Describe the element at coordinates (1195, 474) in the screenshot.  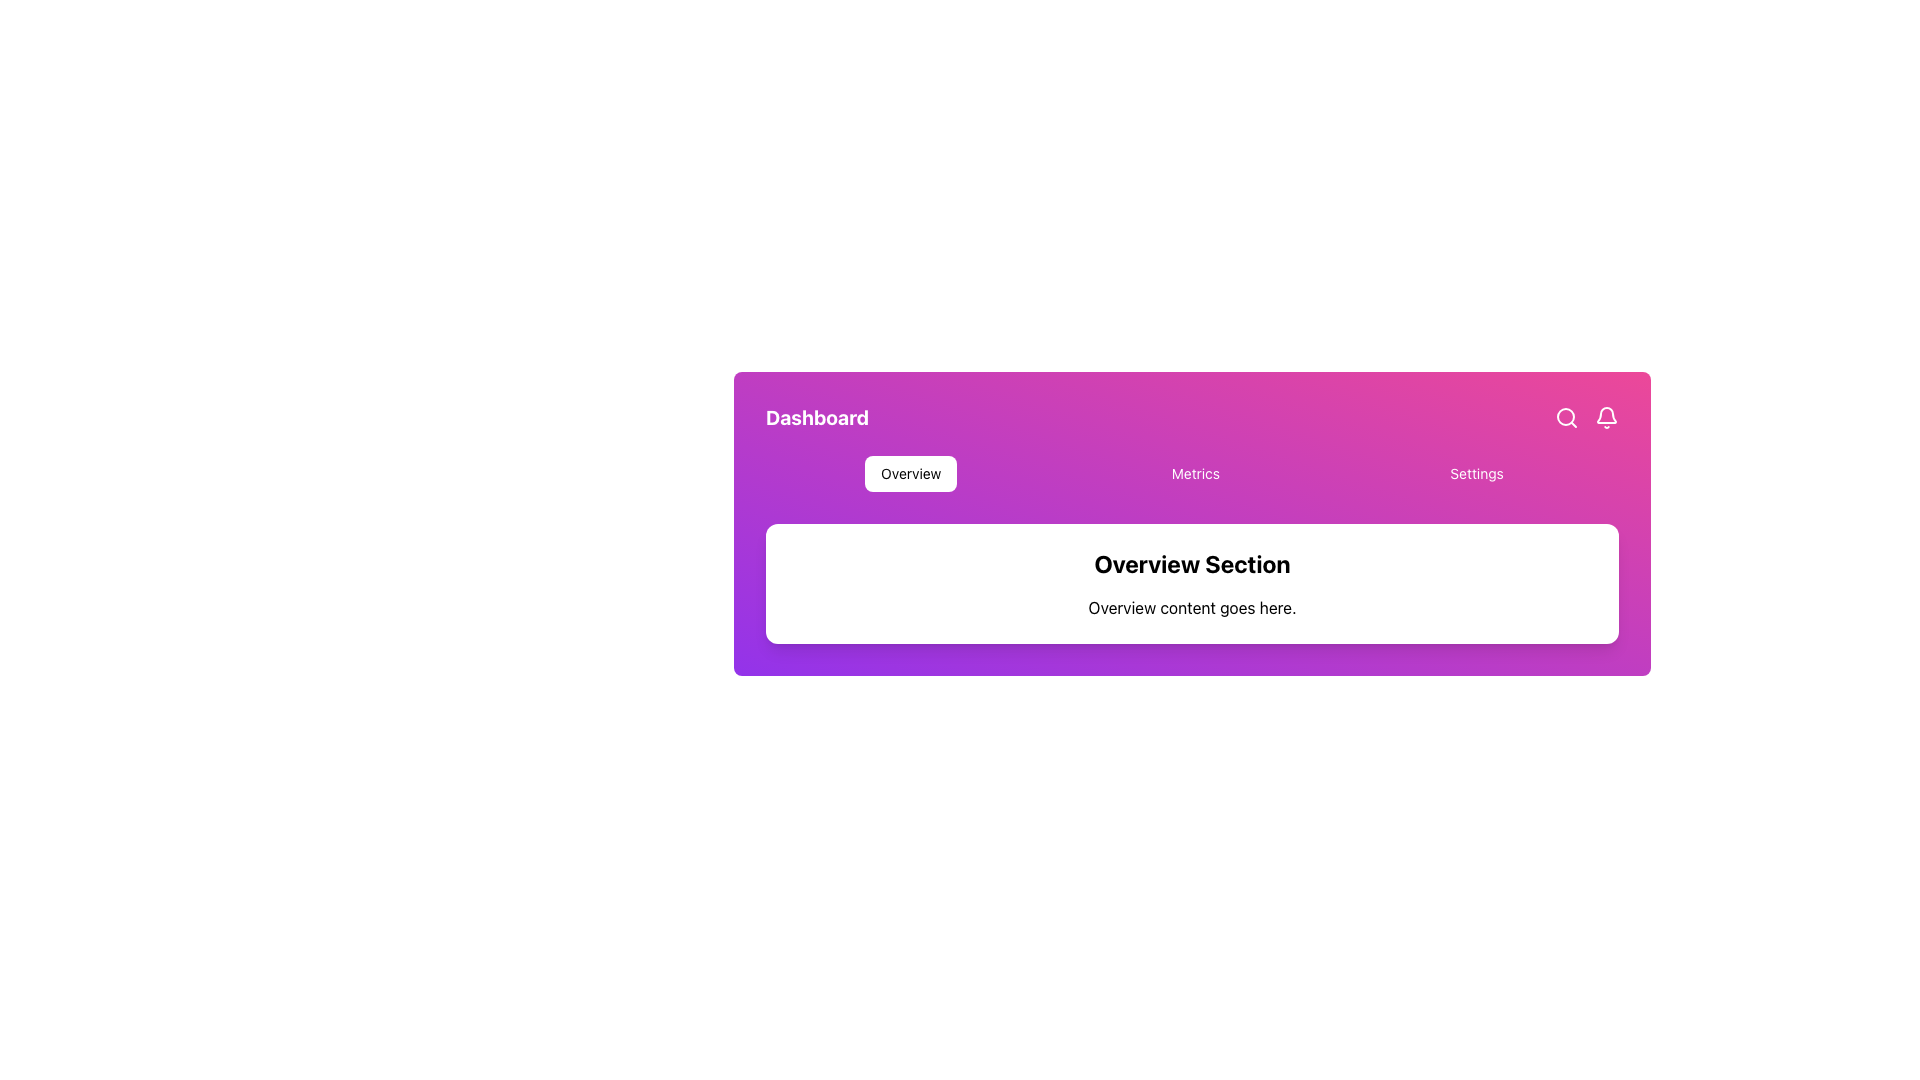
I see `the centrally placed 'Metrics' button in the navigation header` at that location.